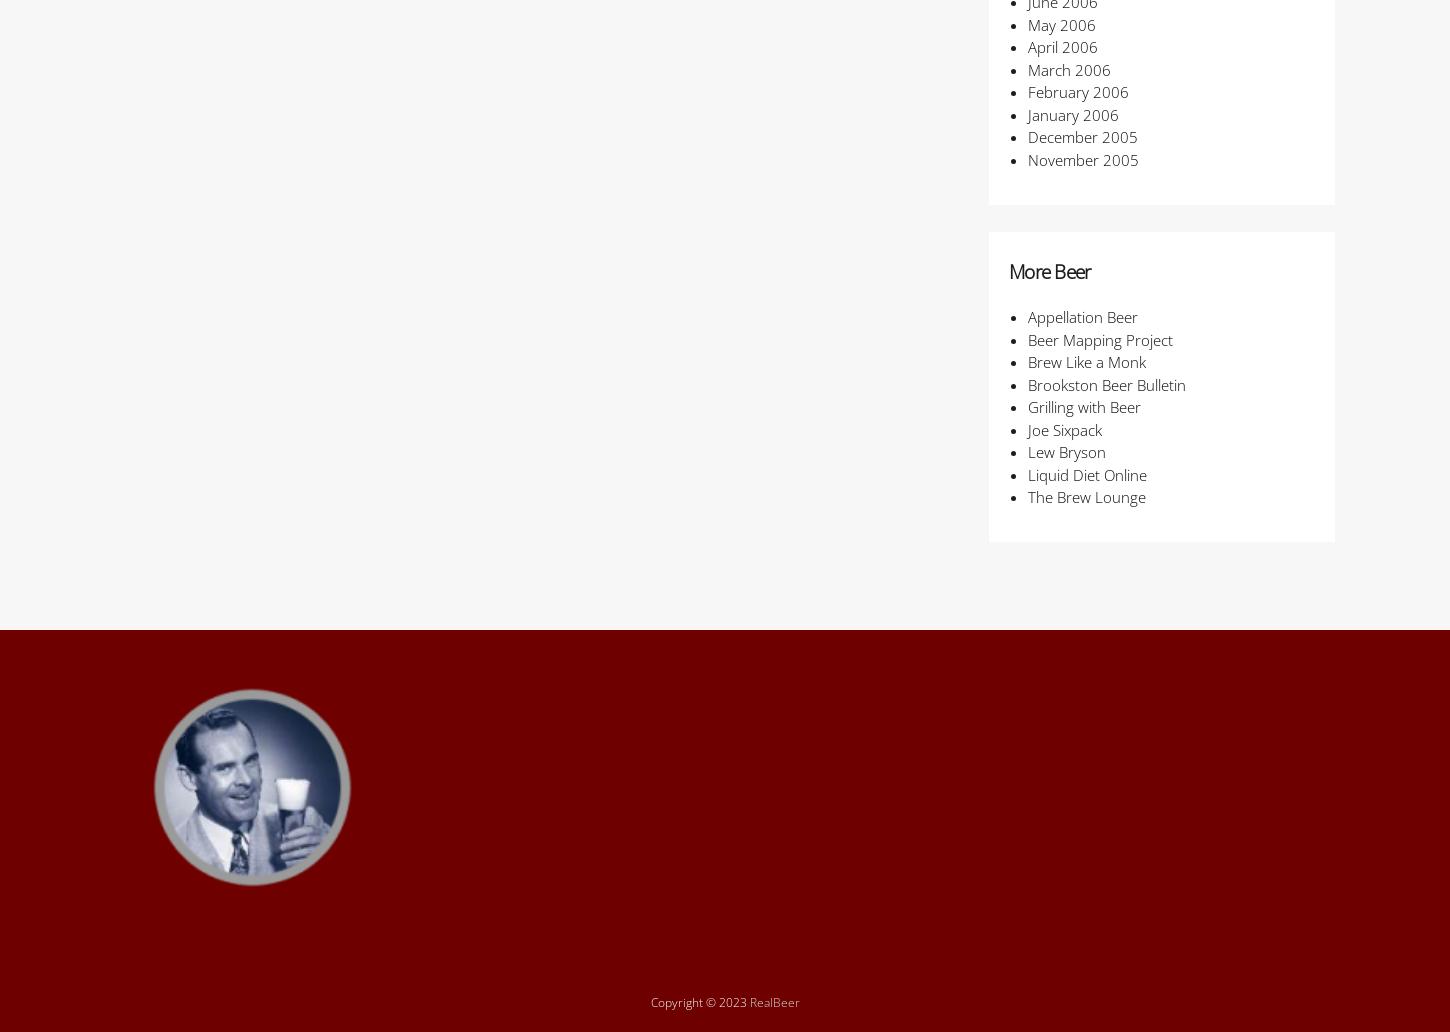  Describe the element at coordinates (1077, 91) in the screenshot. I see `'February 2006'` at that location.